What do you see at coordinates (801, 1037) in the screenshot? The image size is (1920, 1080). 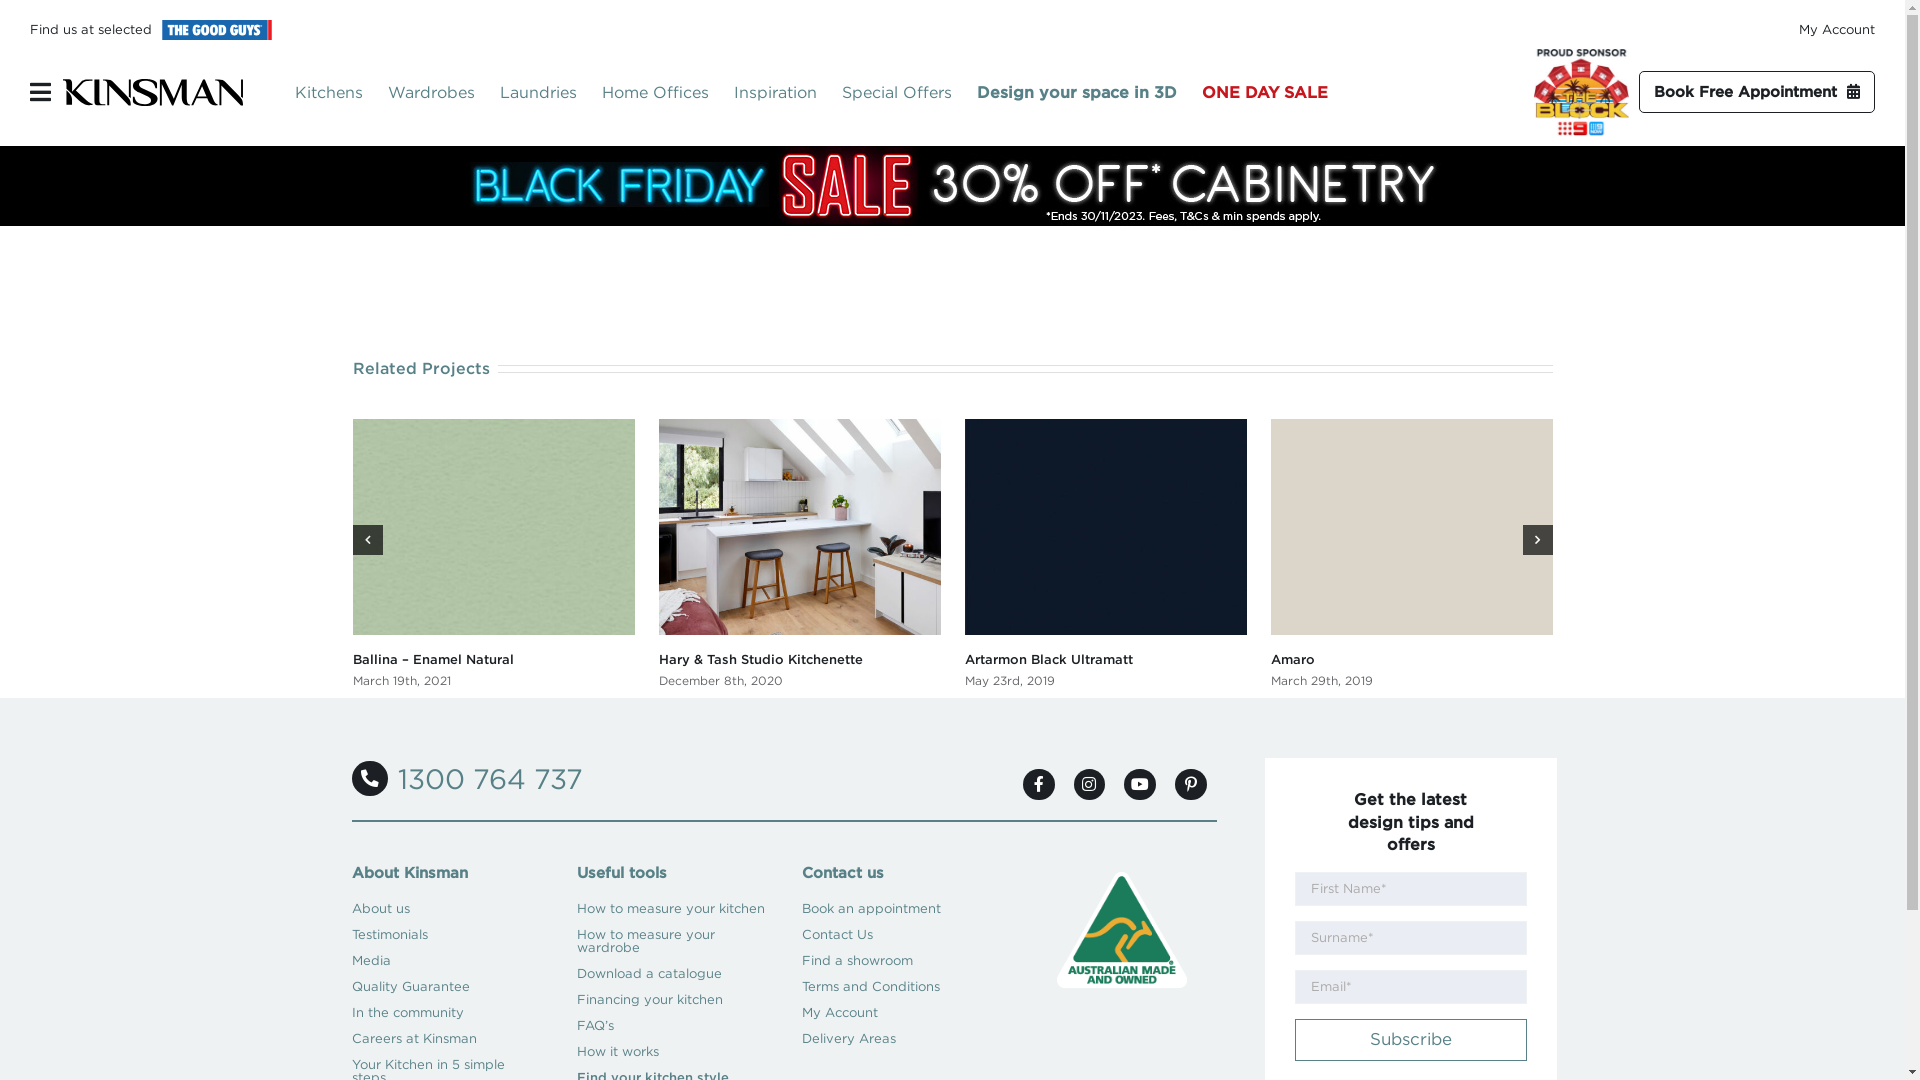 I see `'Delivery Areas'` at bounding box center [801, 1037].